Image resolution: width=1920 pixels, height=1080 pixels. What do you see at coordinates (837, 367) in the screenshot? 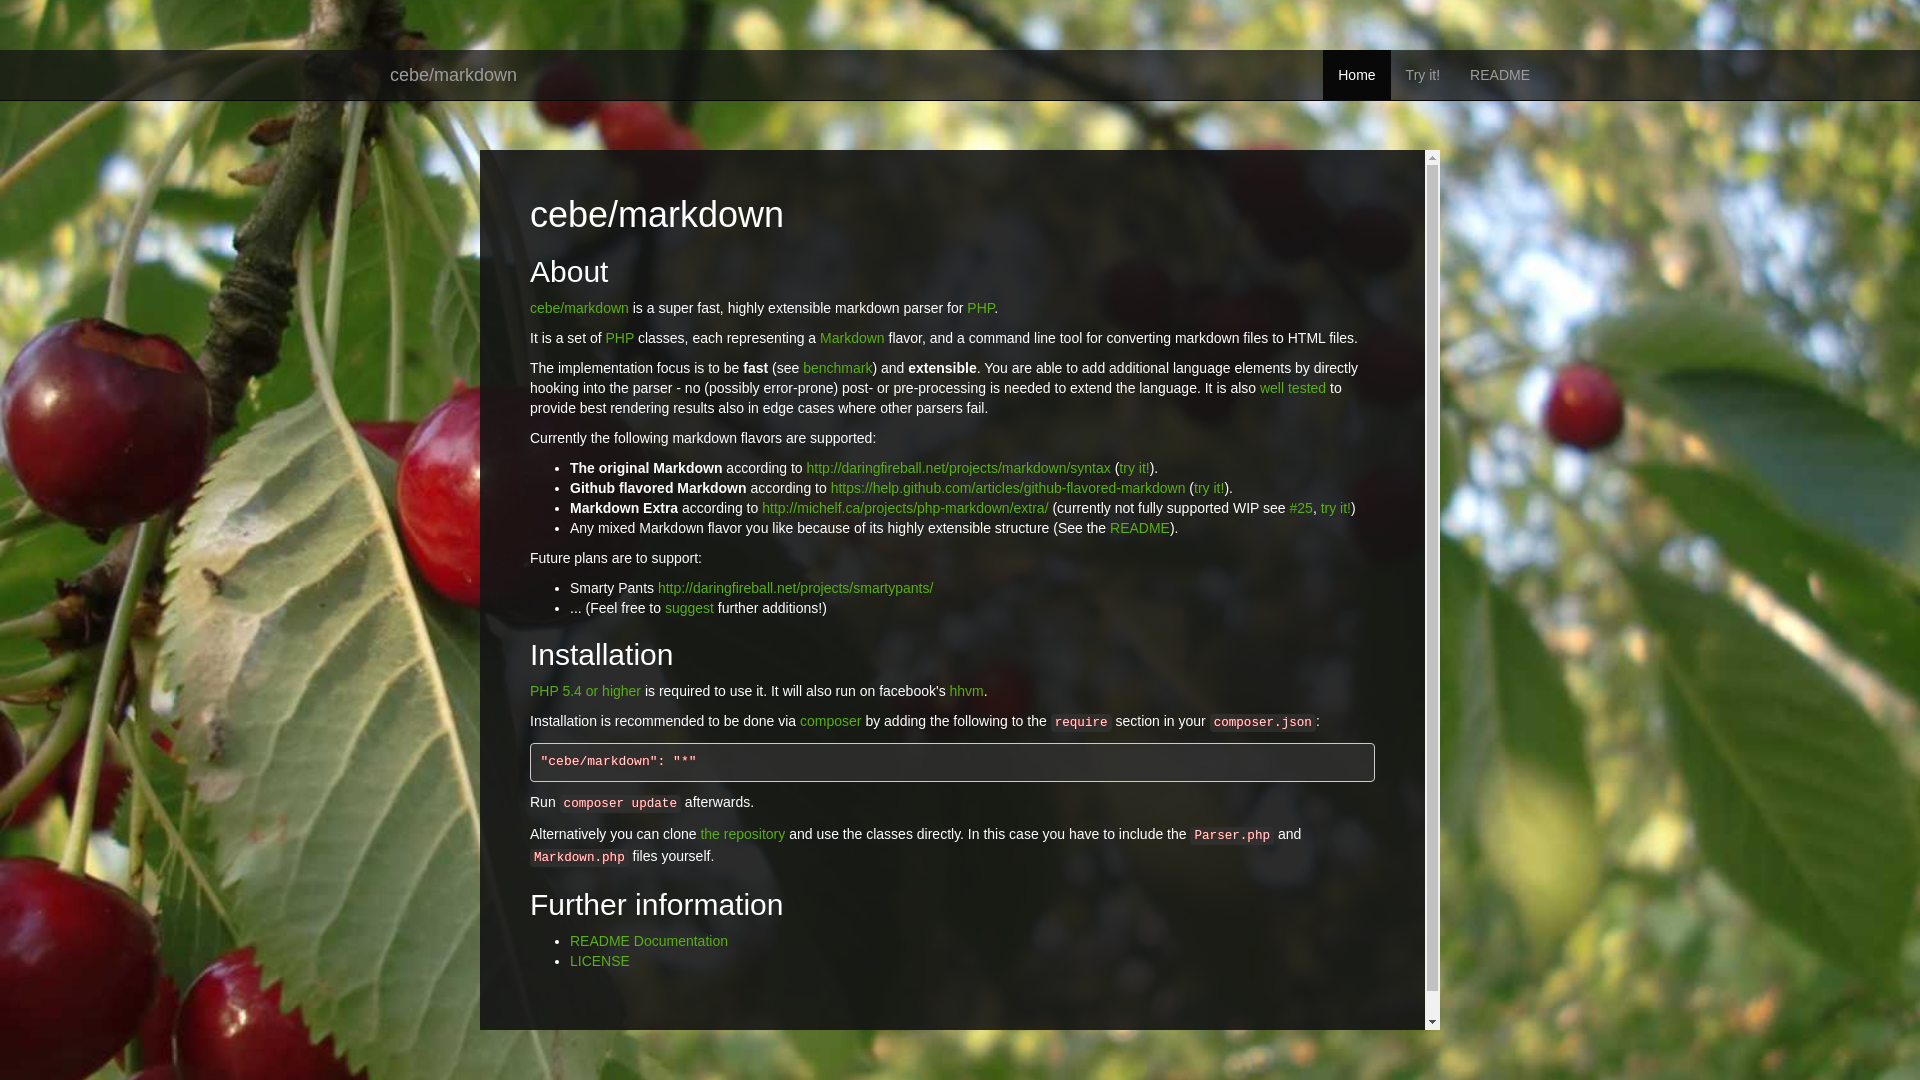
I see `'benchmark'` at bounding box center [837, 367].